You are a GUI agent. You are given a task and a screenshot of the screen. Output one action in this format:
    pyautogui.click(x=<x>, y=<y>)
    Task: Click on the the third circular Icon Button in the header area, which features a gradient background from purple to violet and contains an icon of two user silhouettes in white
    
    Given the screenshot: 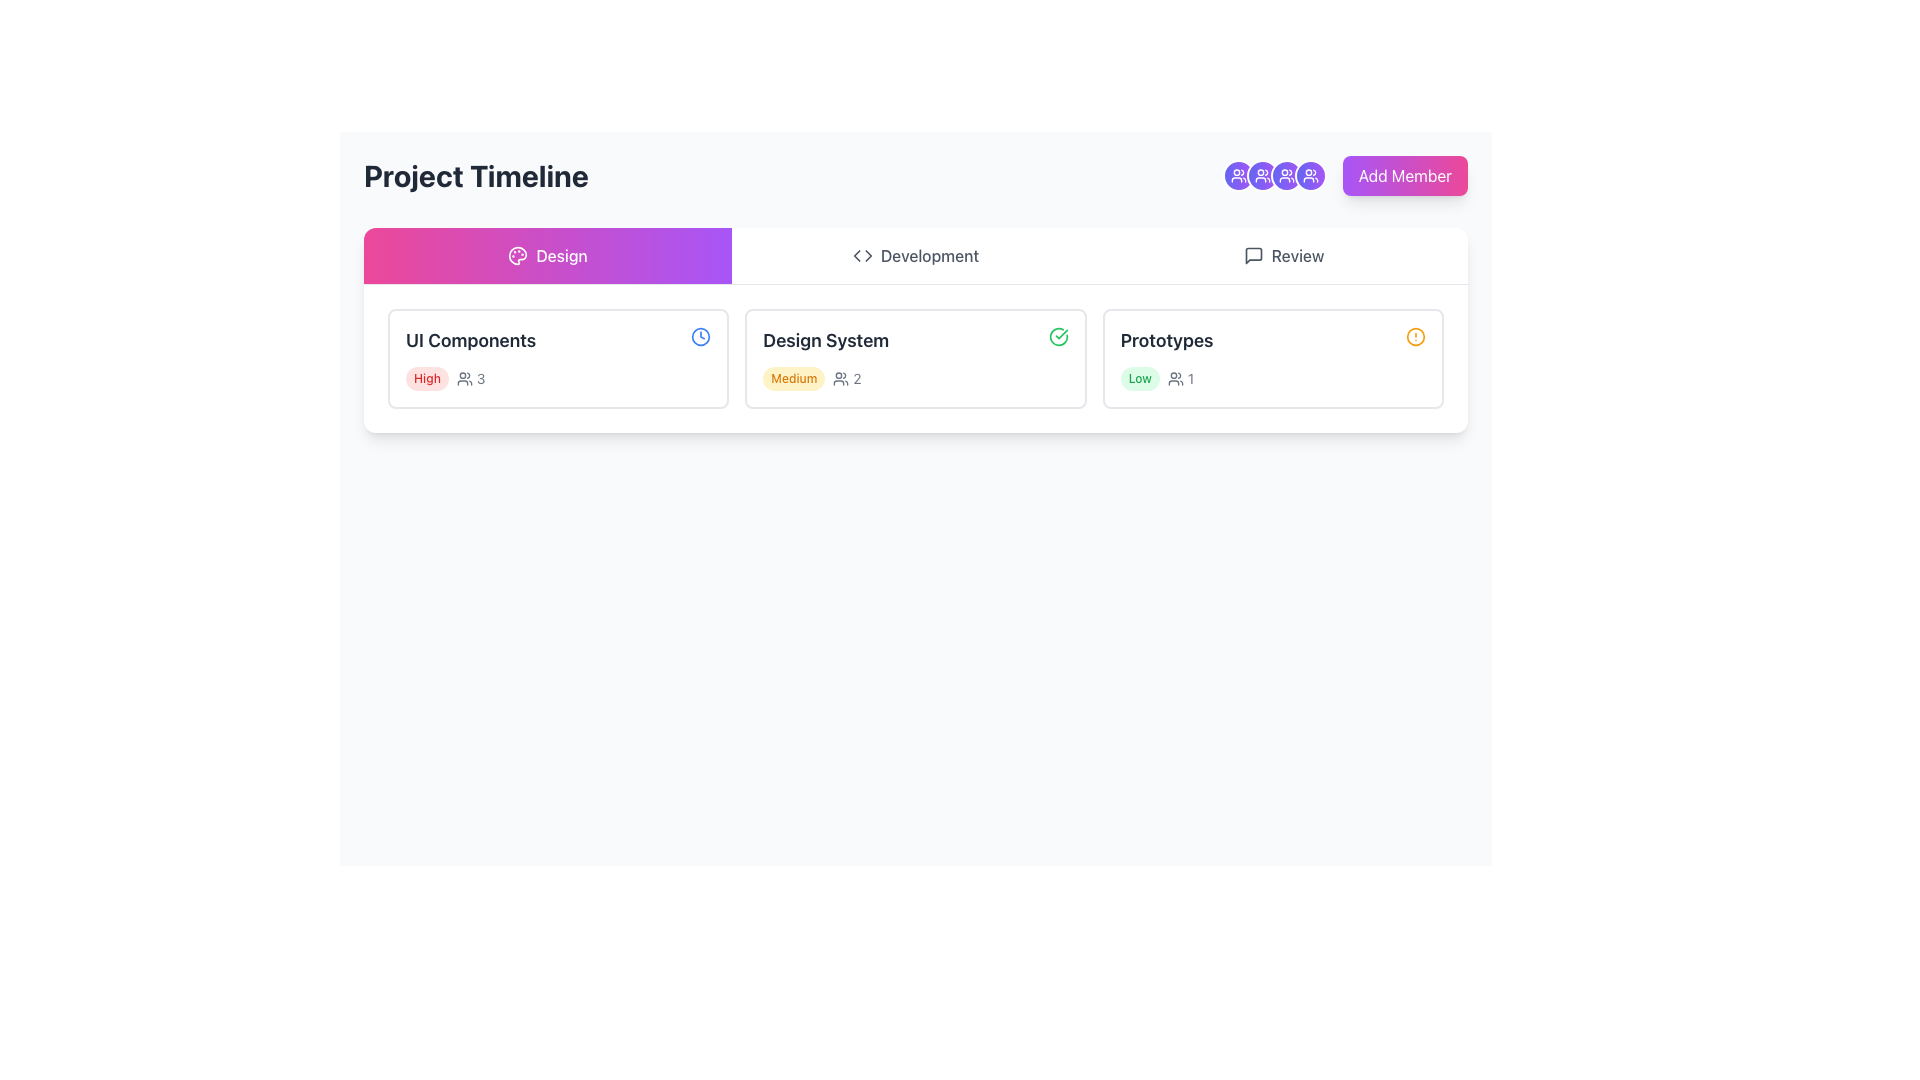 What is the action you would take?
    pyautogui.click(x=1261, y=175)
    